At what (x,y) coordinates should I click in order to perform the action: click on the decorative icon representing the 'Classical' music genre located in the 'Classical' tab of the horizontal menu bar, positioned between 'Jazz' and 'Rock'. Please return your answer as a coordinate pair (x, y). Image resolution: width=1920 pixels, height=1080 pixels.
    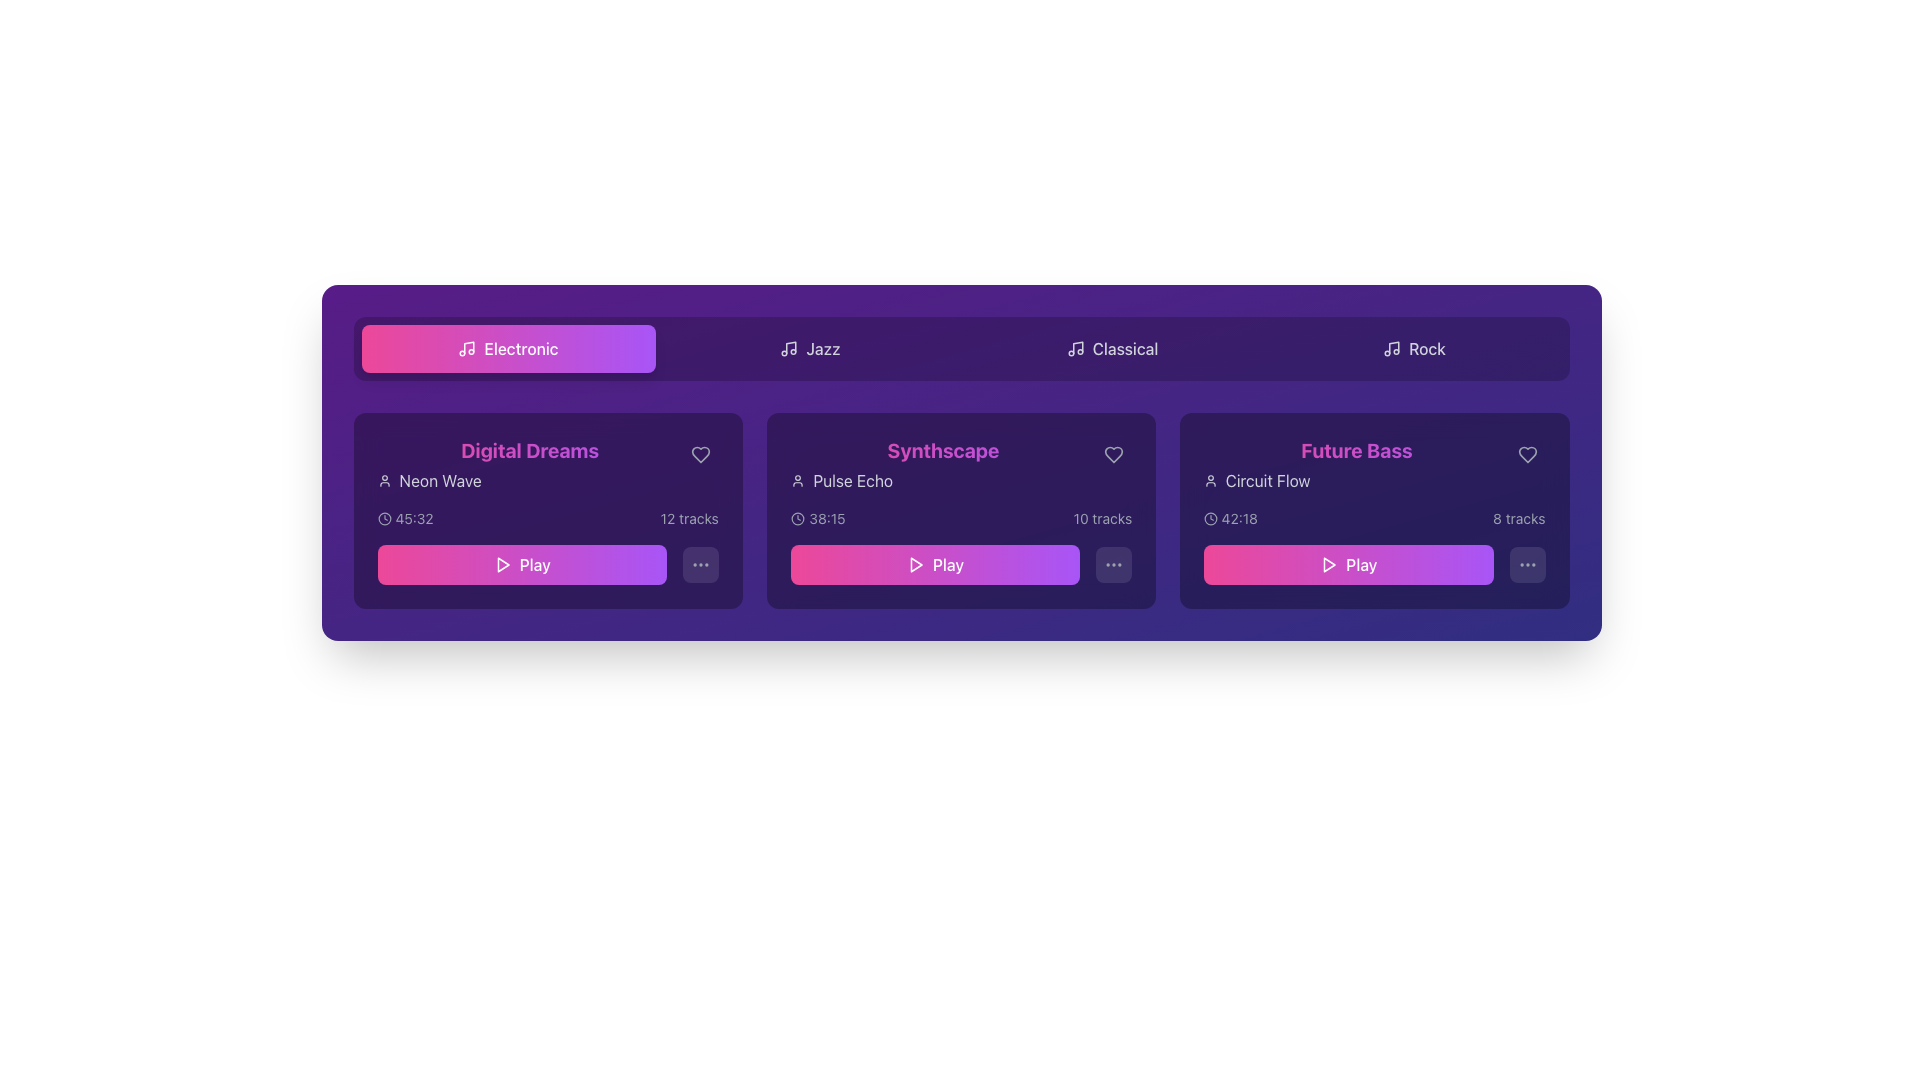
    Looking at the image, I should click on (1074, 347).